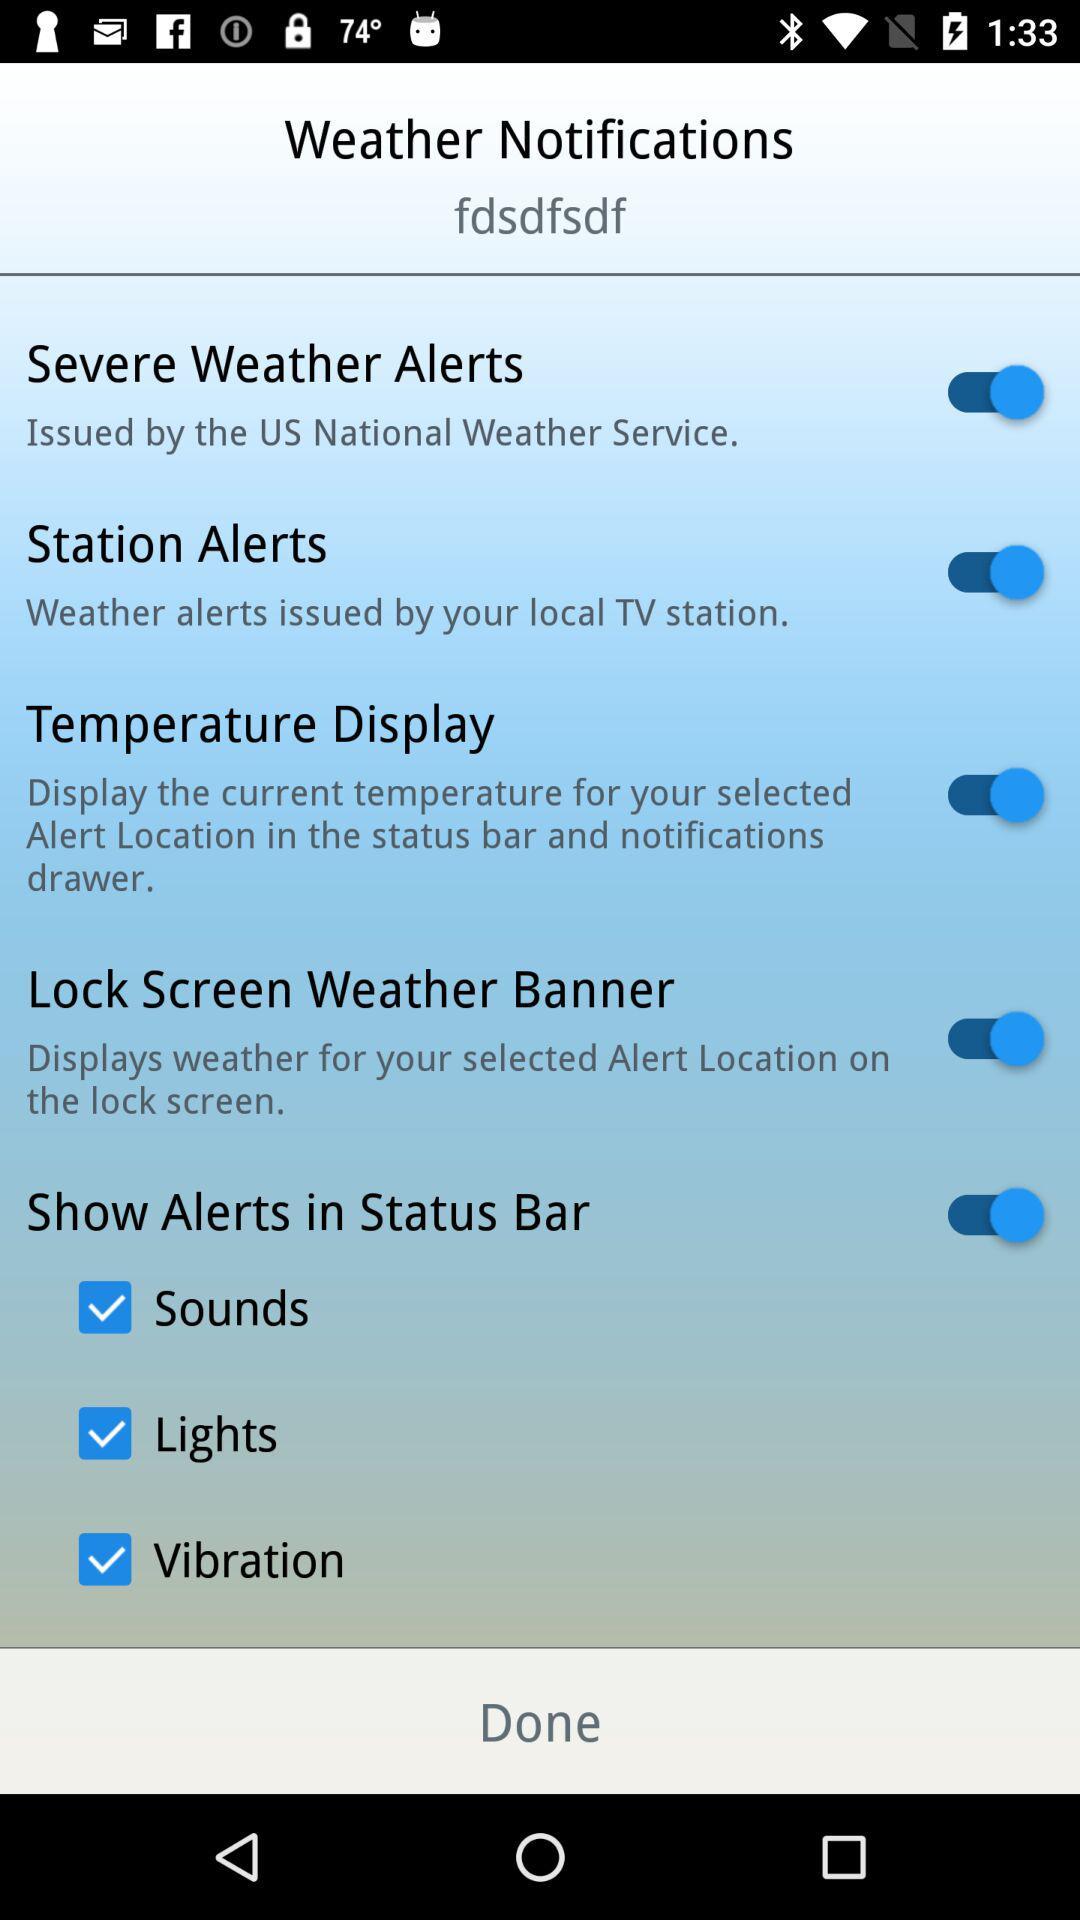  I want to click on the item below temperature display icon, so click(461, 834).